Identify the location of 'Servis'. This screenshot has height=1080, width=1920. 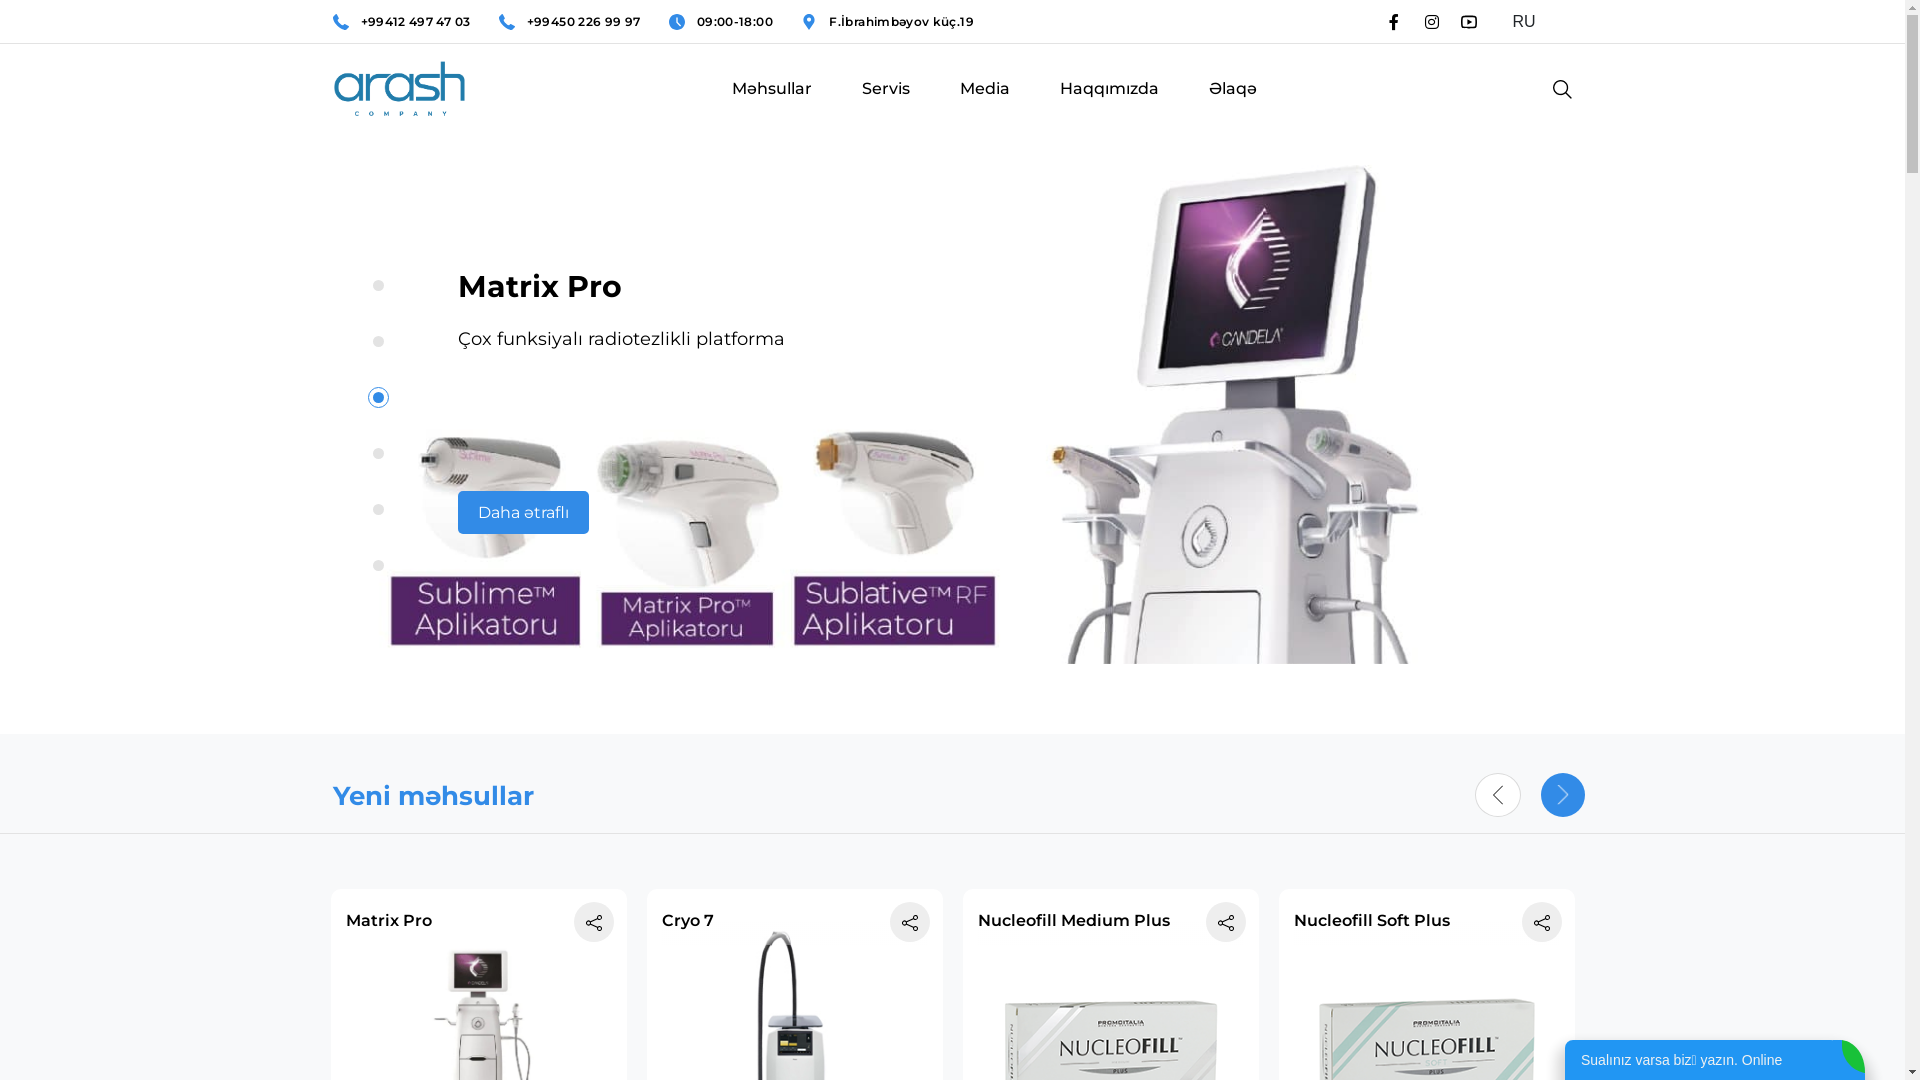
(885, 108).